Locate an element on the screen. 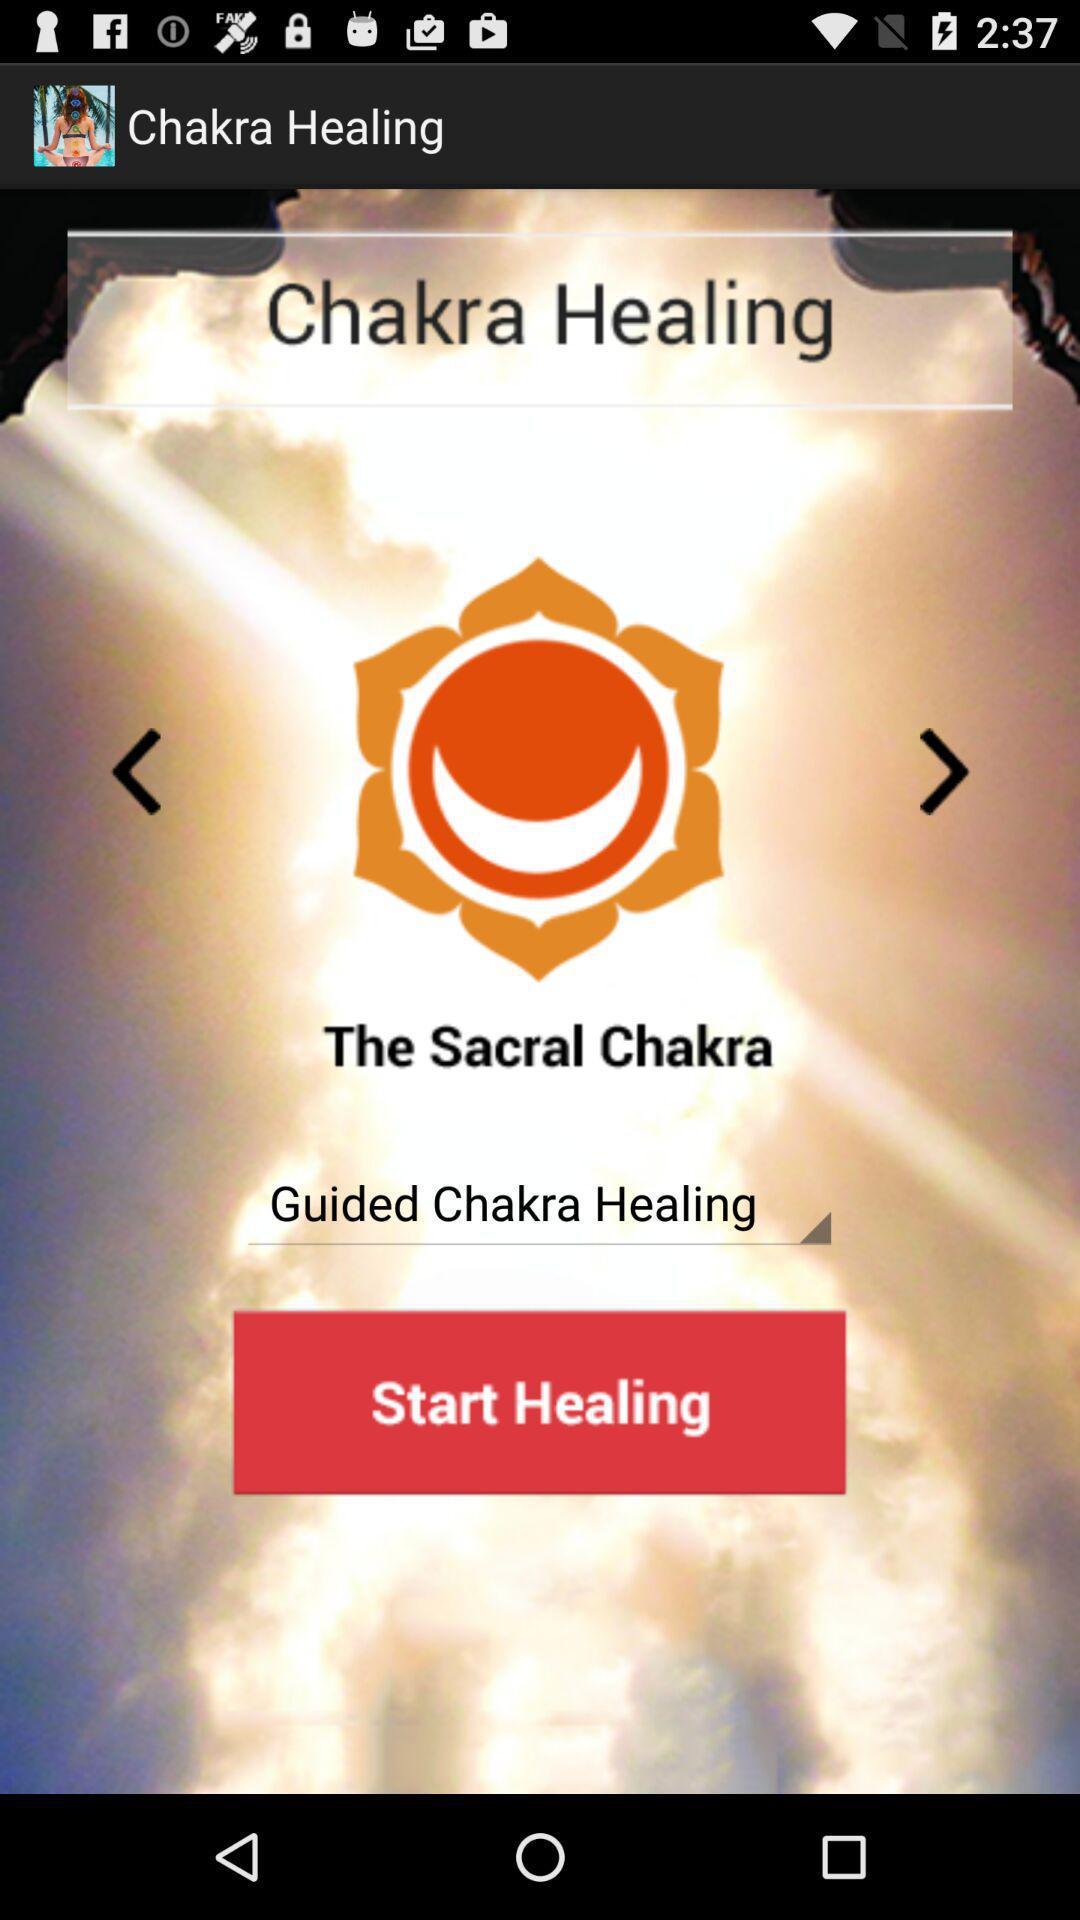 Image resolution: width=1080 pixels, height=1920 pixels. lleft is located at coordinates (945, 770).